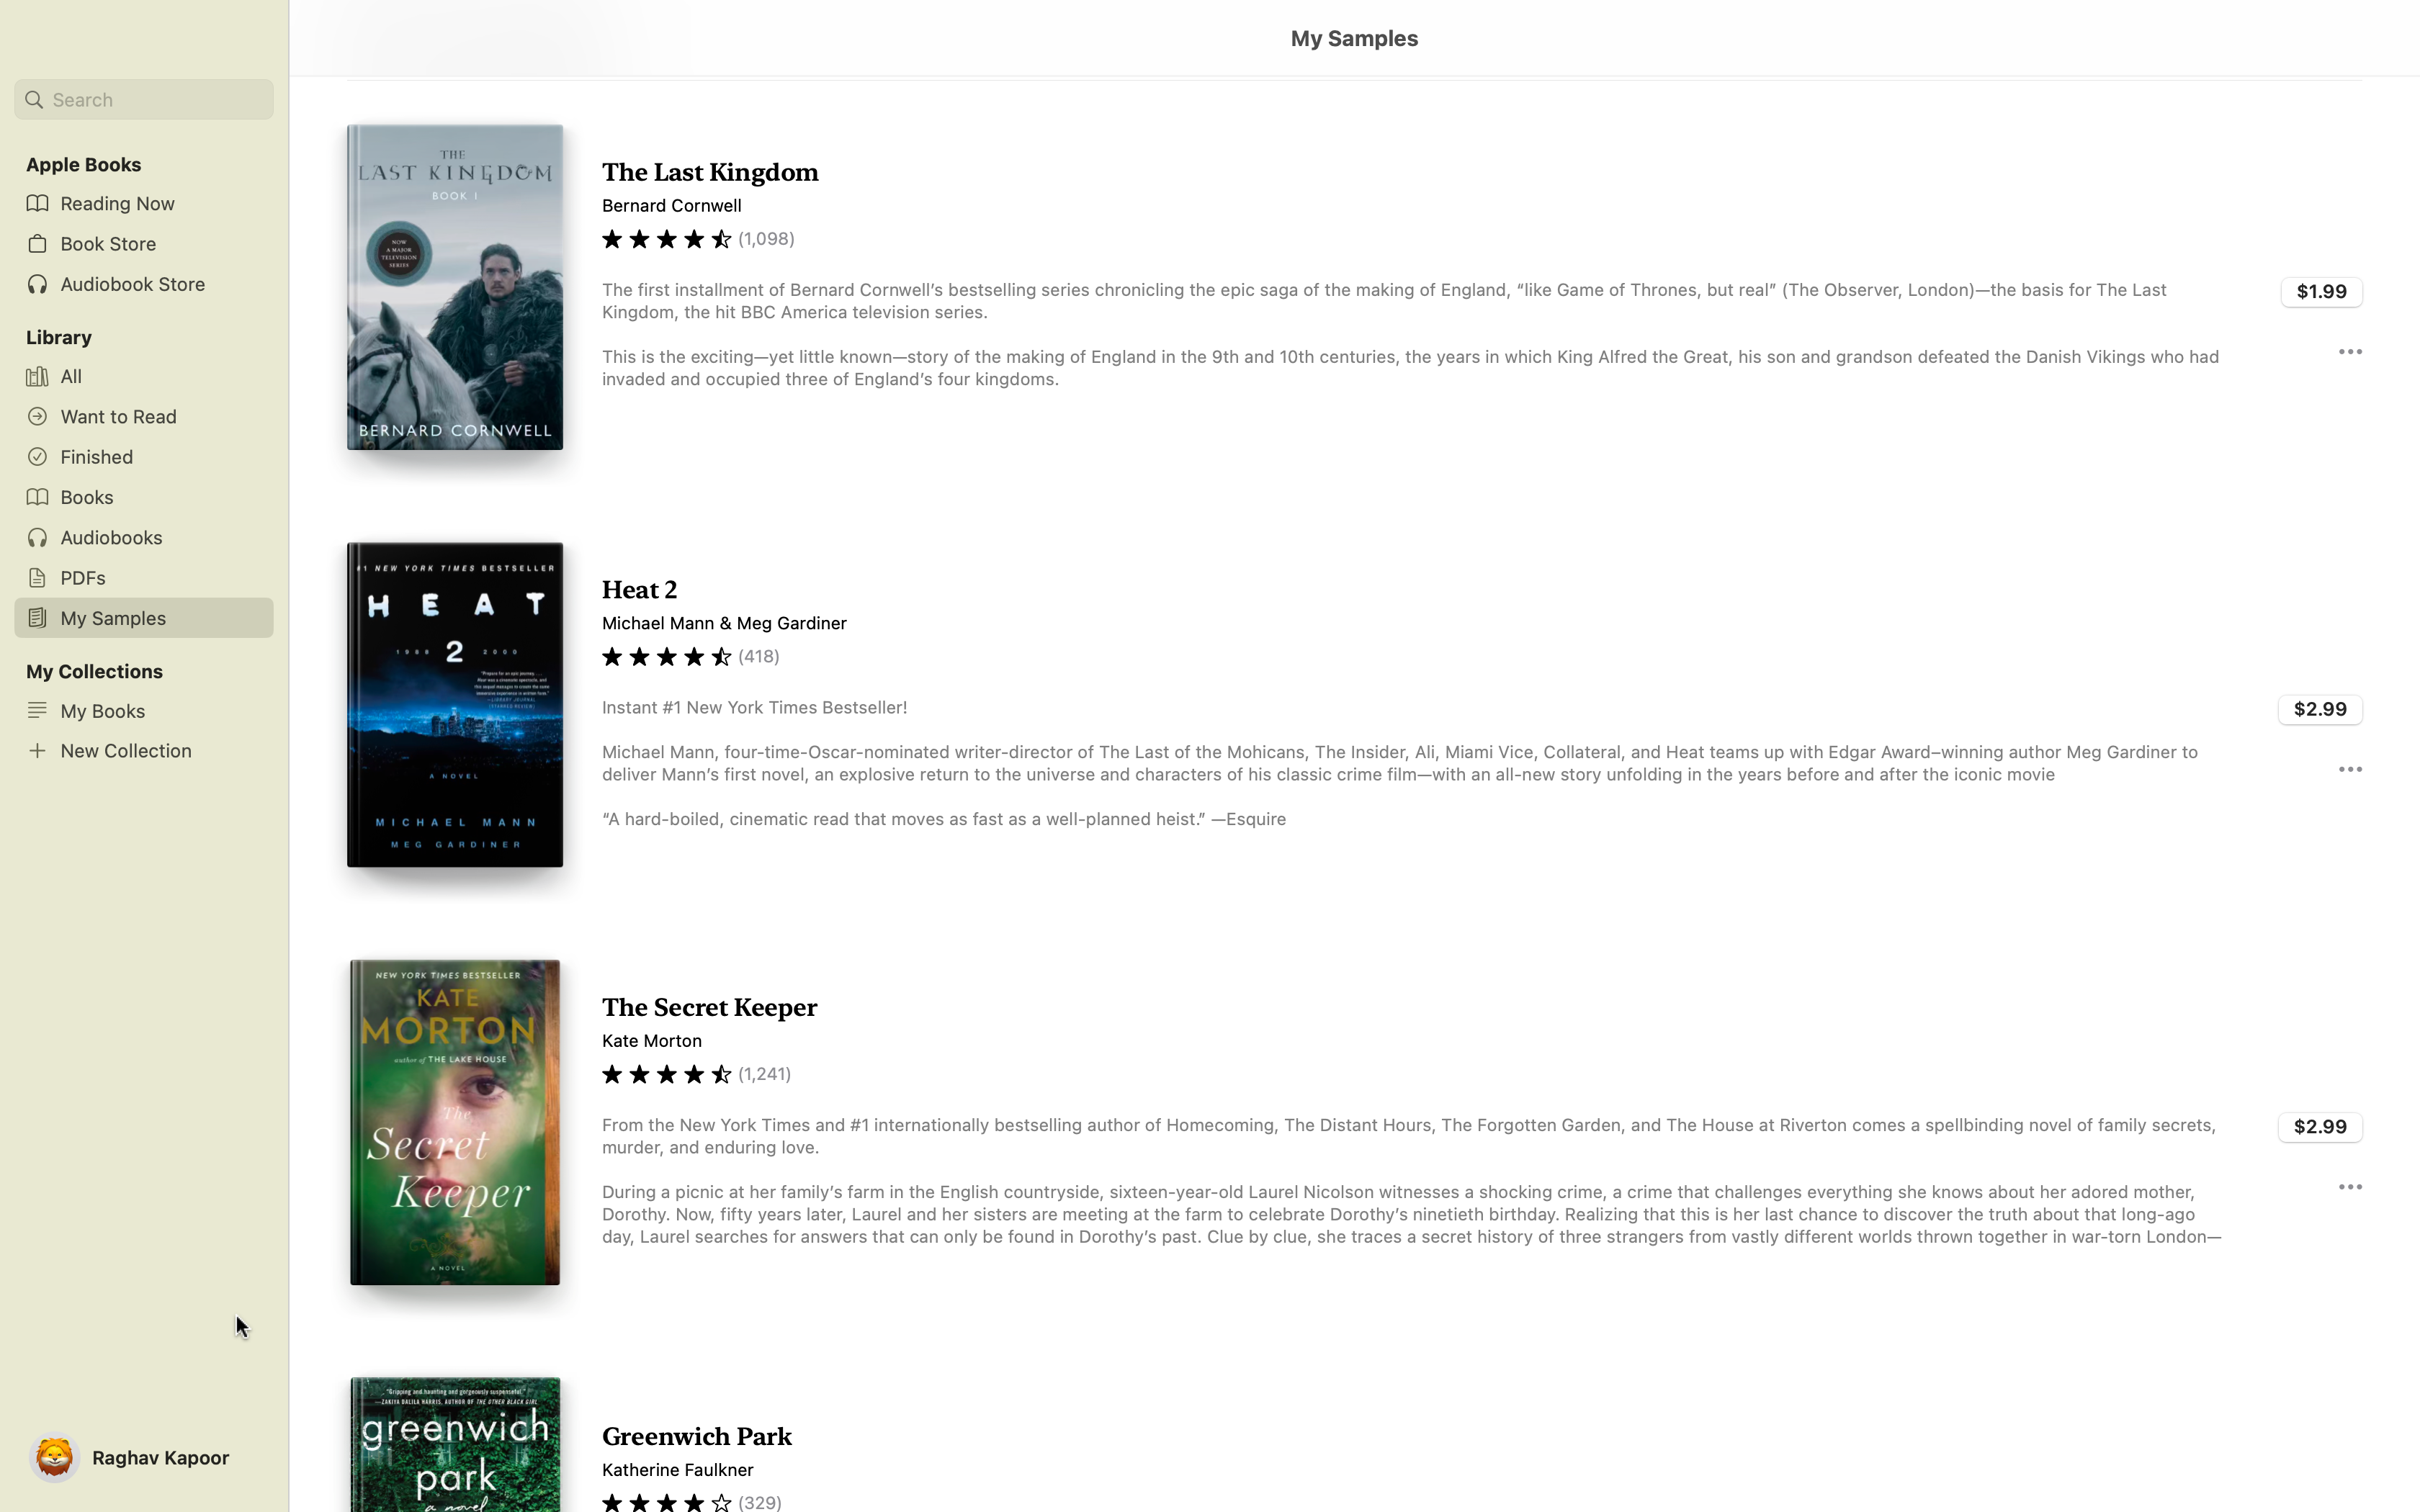  Describe the element at coordinates (7897670, 1613304) in the screenshot. I see `Navigate and view additional settings for "Heat 2` at that location.